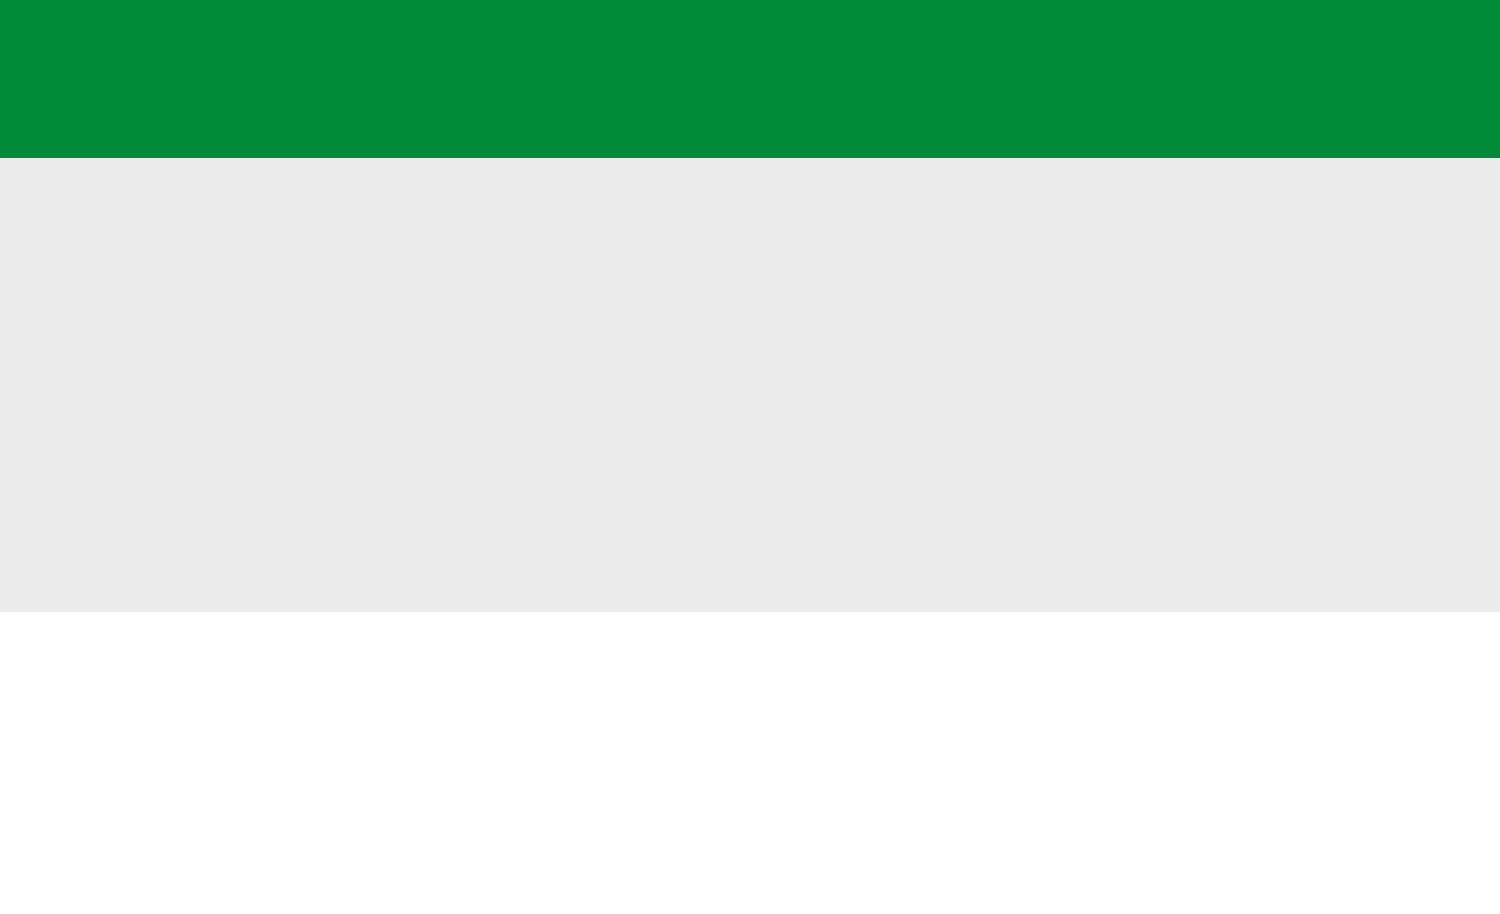 The width and height of the screenshot is (1500, 914). I want to click on 'AN ECONOMIC, EFFICIENT INSULATION', so click(750, 75).